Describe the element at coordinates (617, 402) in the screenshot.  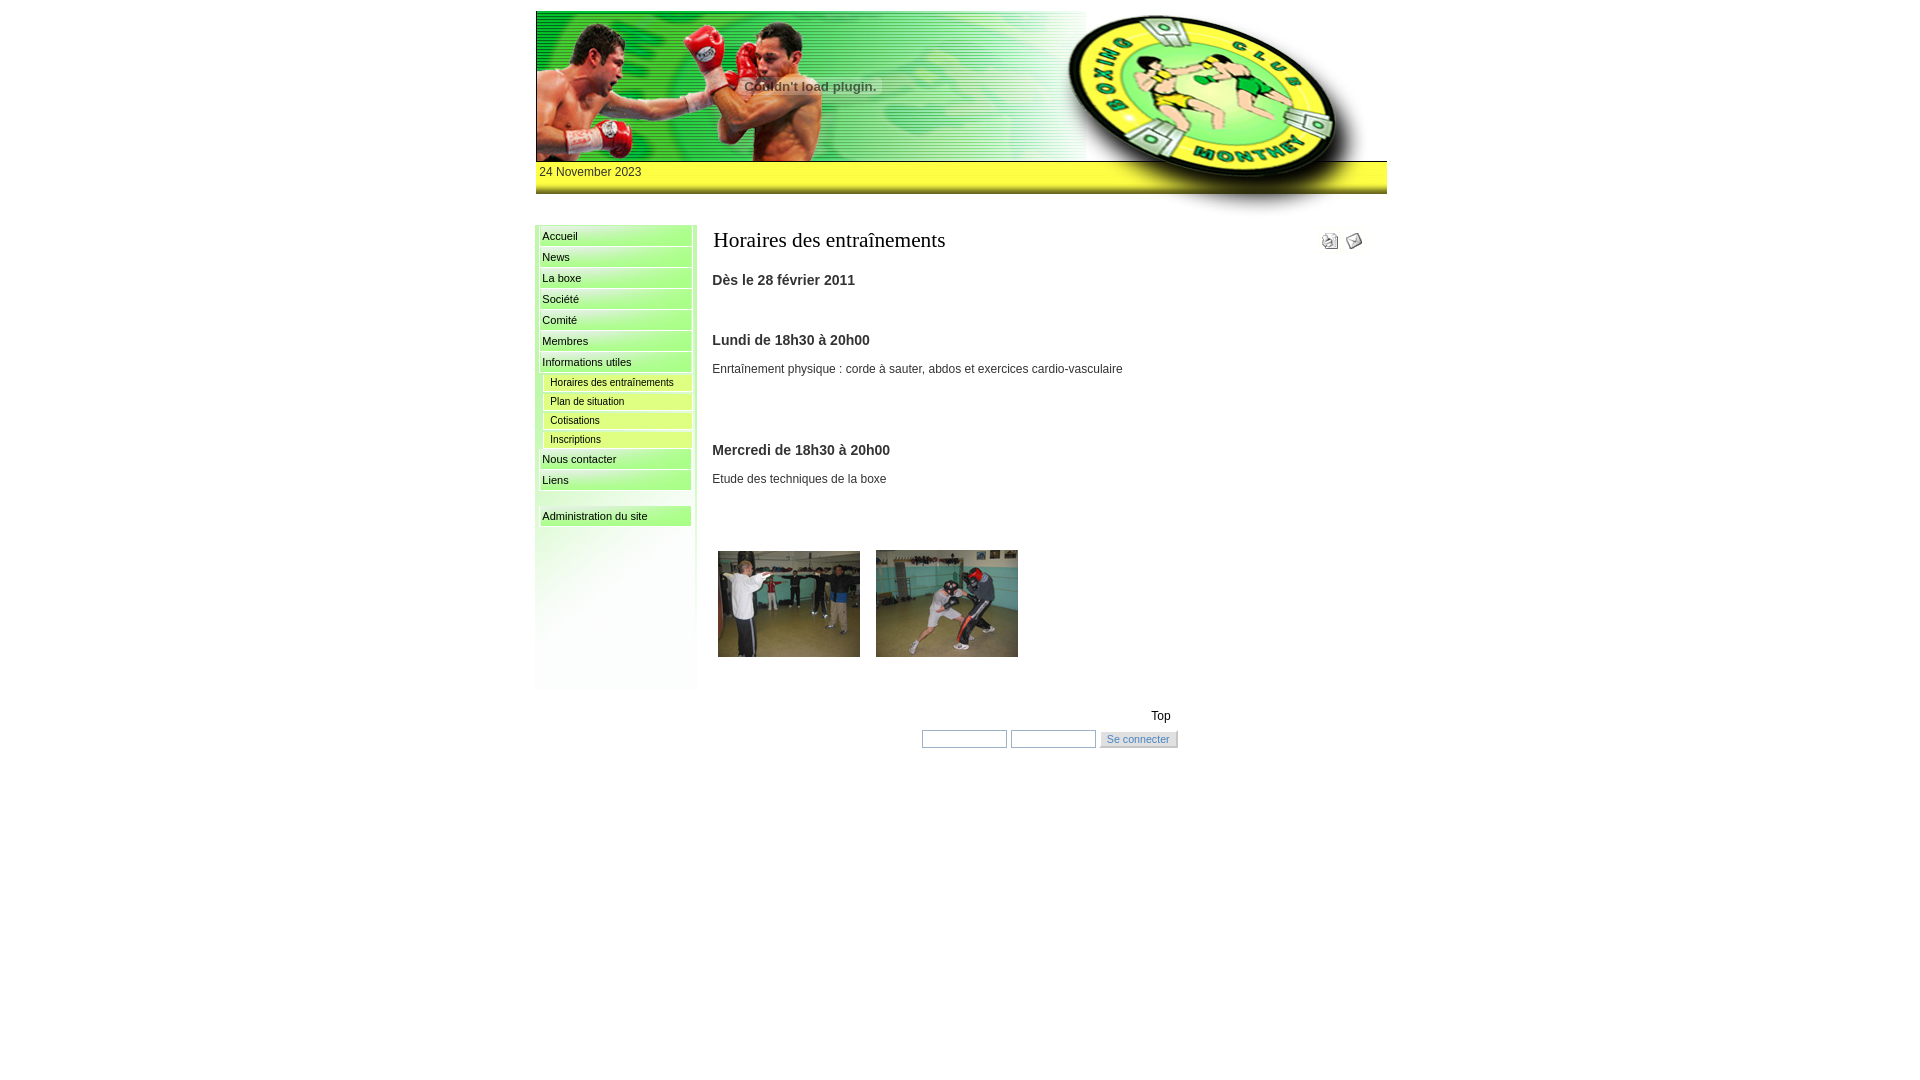
I see `'Plan de situation'` at that location.